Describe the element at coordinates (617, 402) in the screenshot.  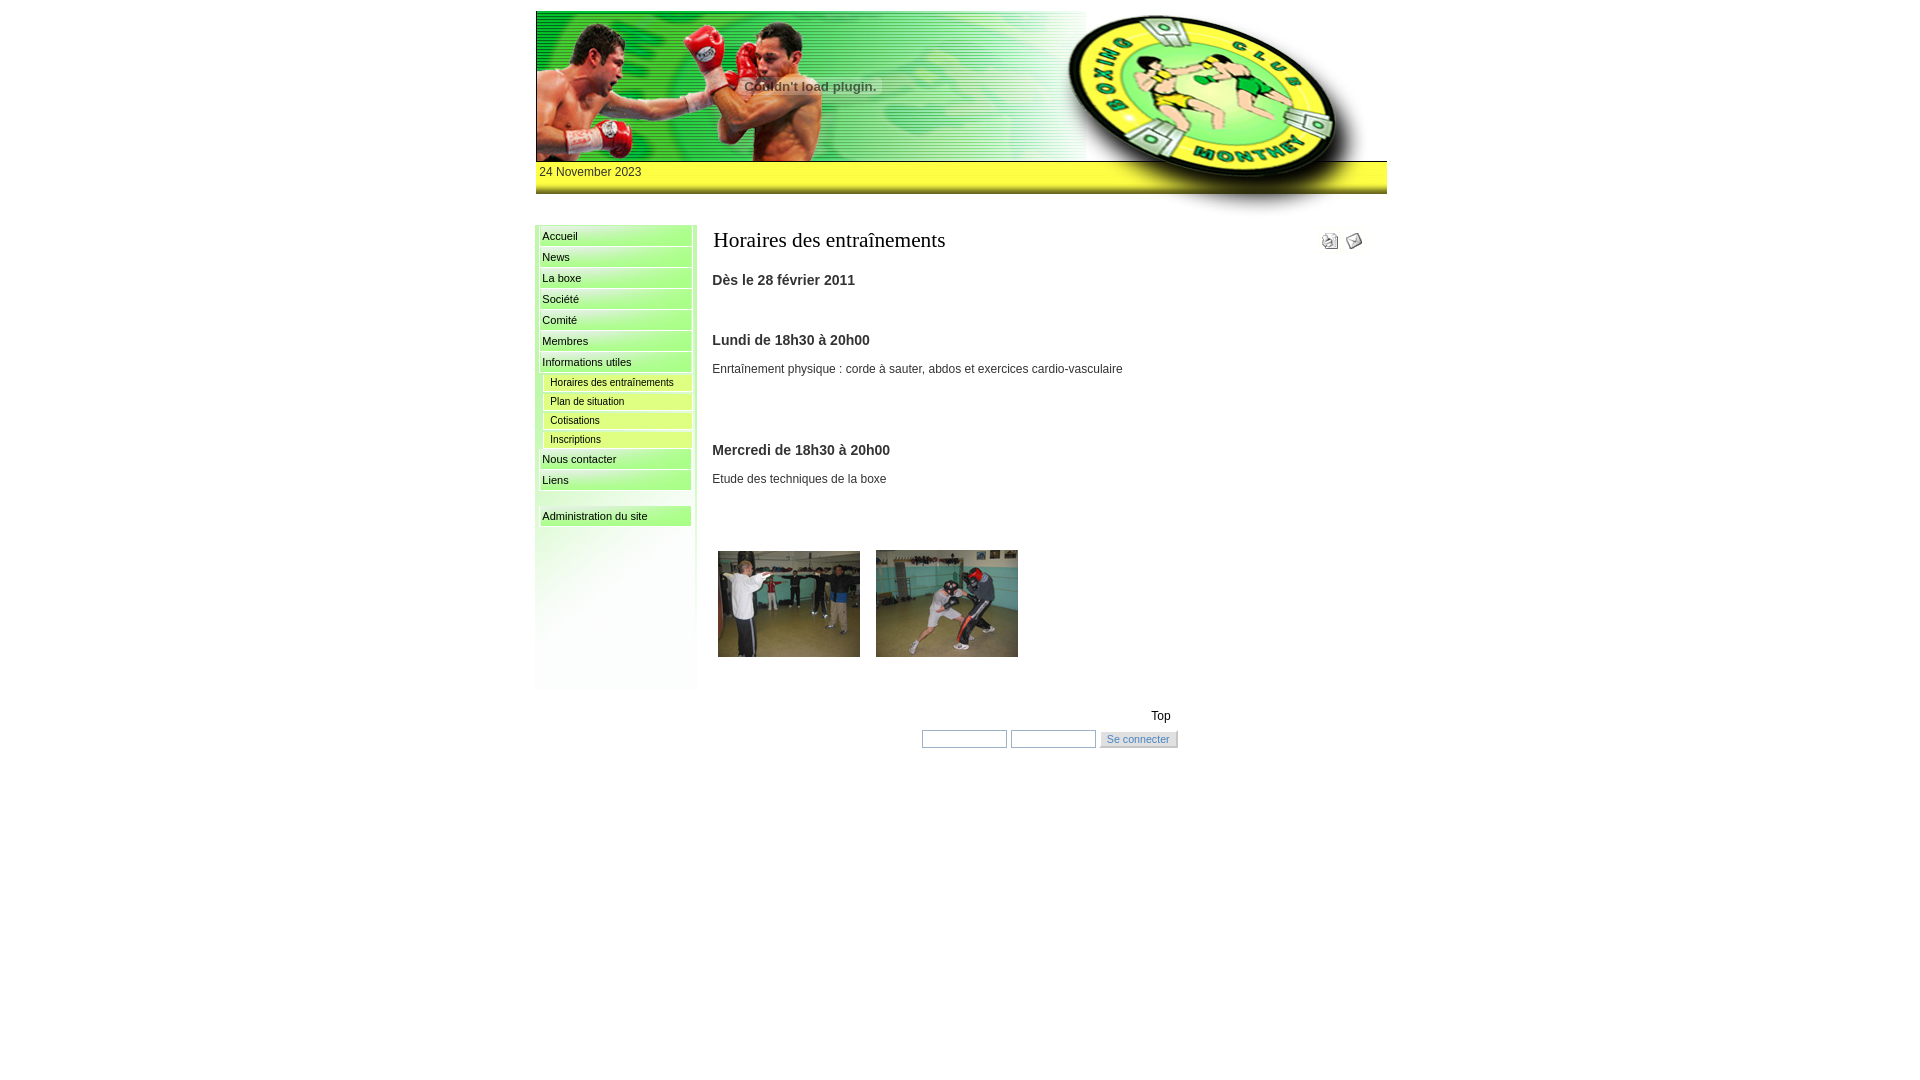
I see `'Plan de situation'` at that location.